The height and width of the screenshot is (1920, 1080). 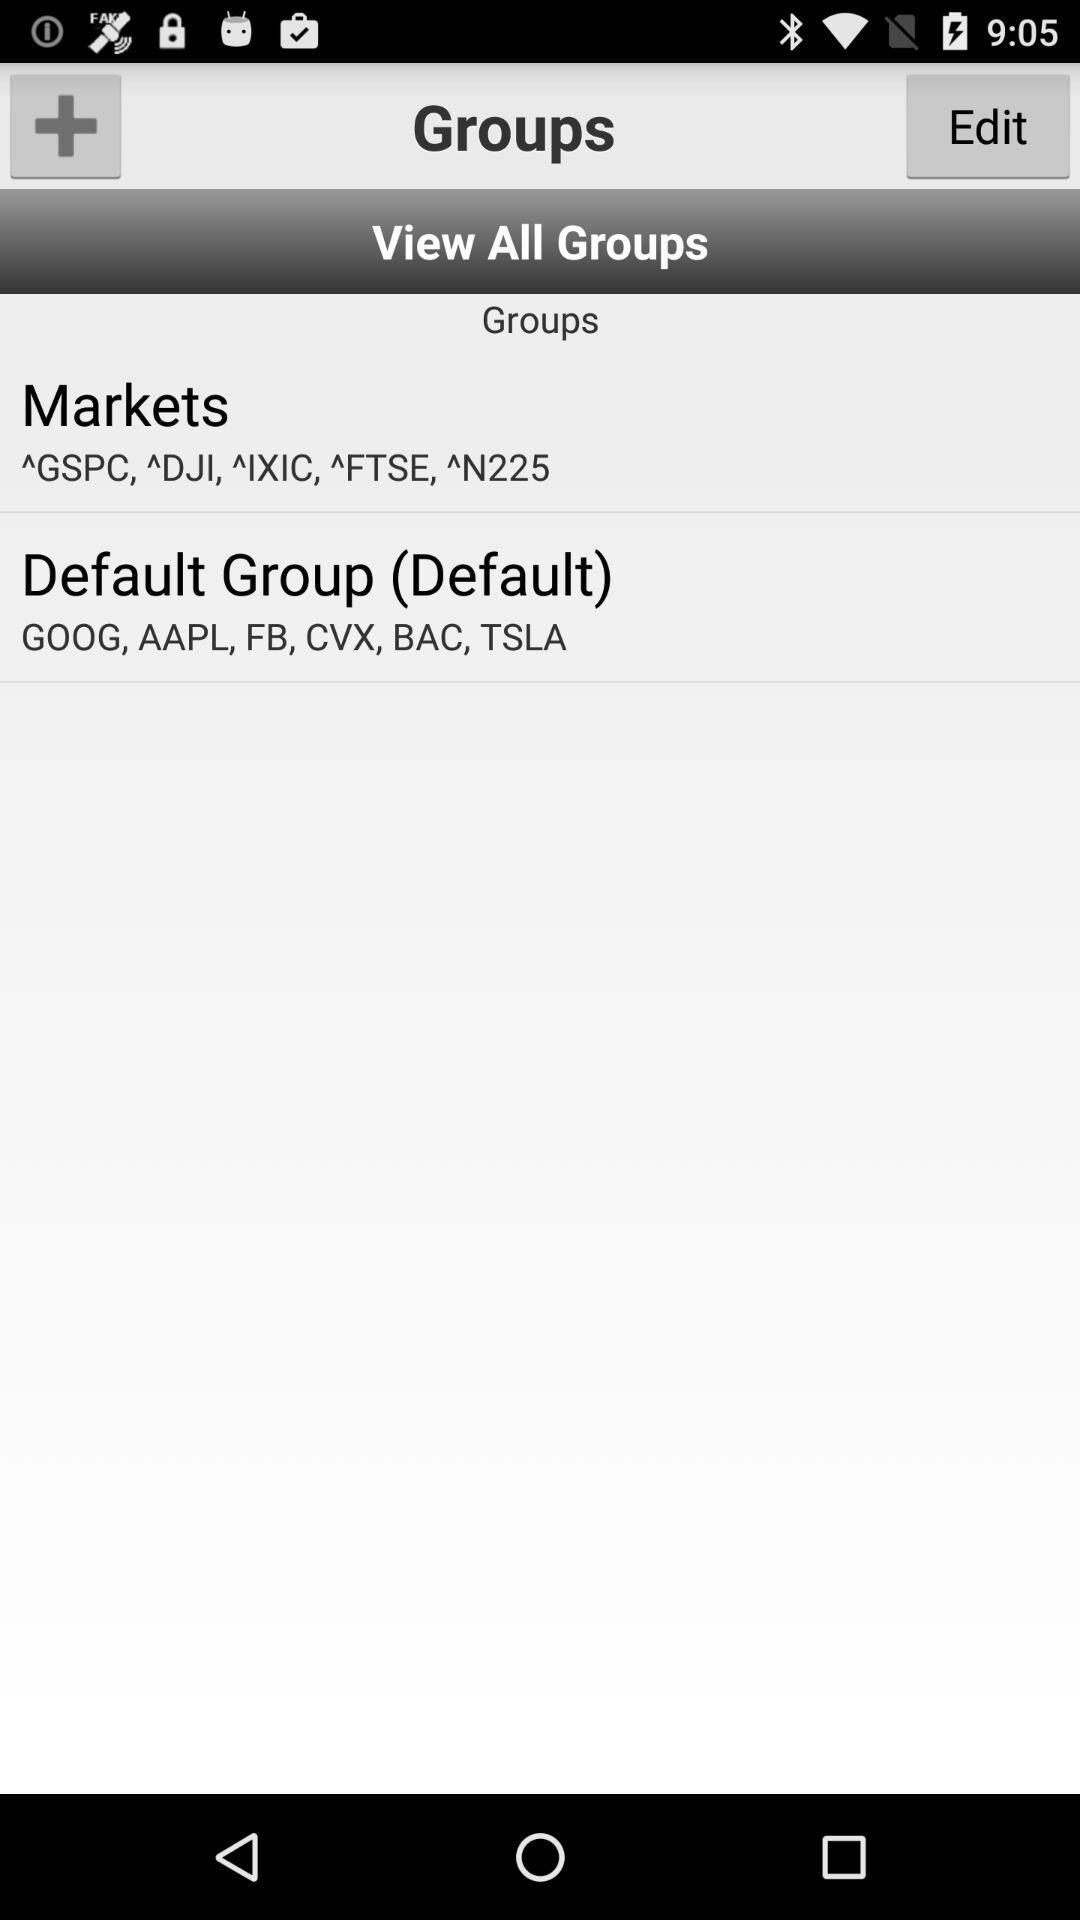 I want to click on the icon below the groups app, so click(x=540, y=402).